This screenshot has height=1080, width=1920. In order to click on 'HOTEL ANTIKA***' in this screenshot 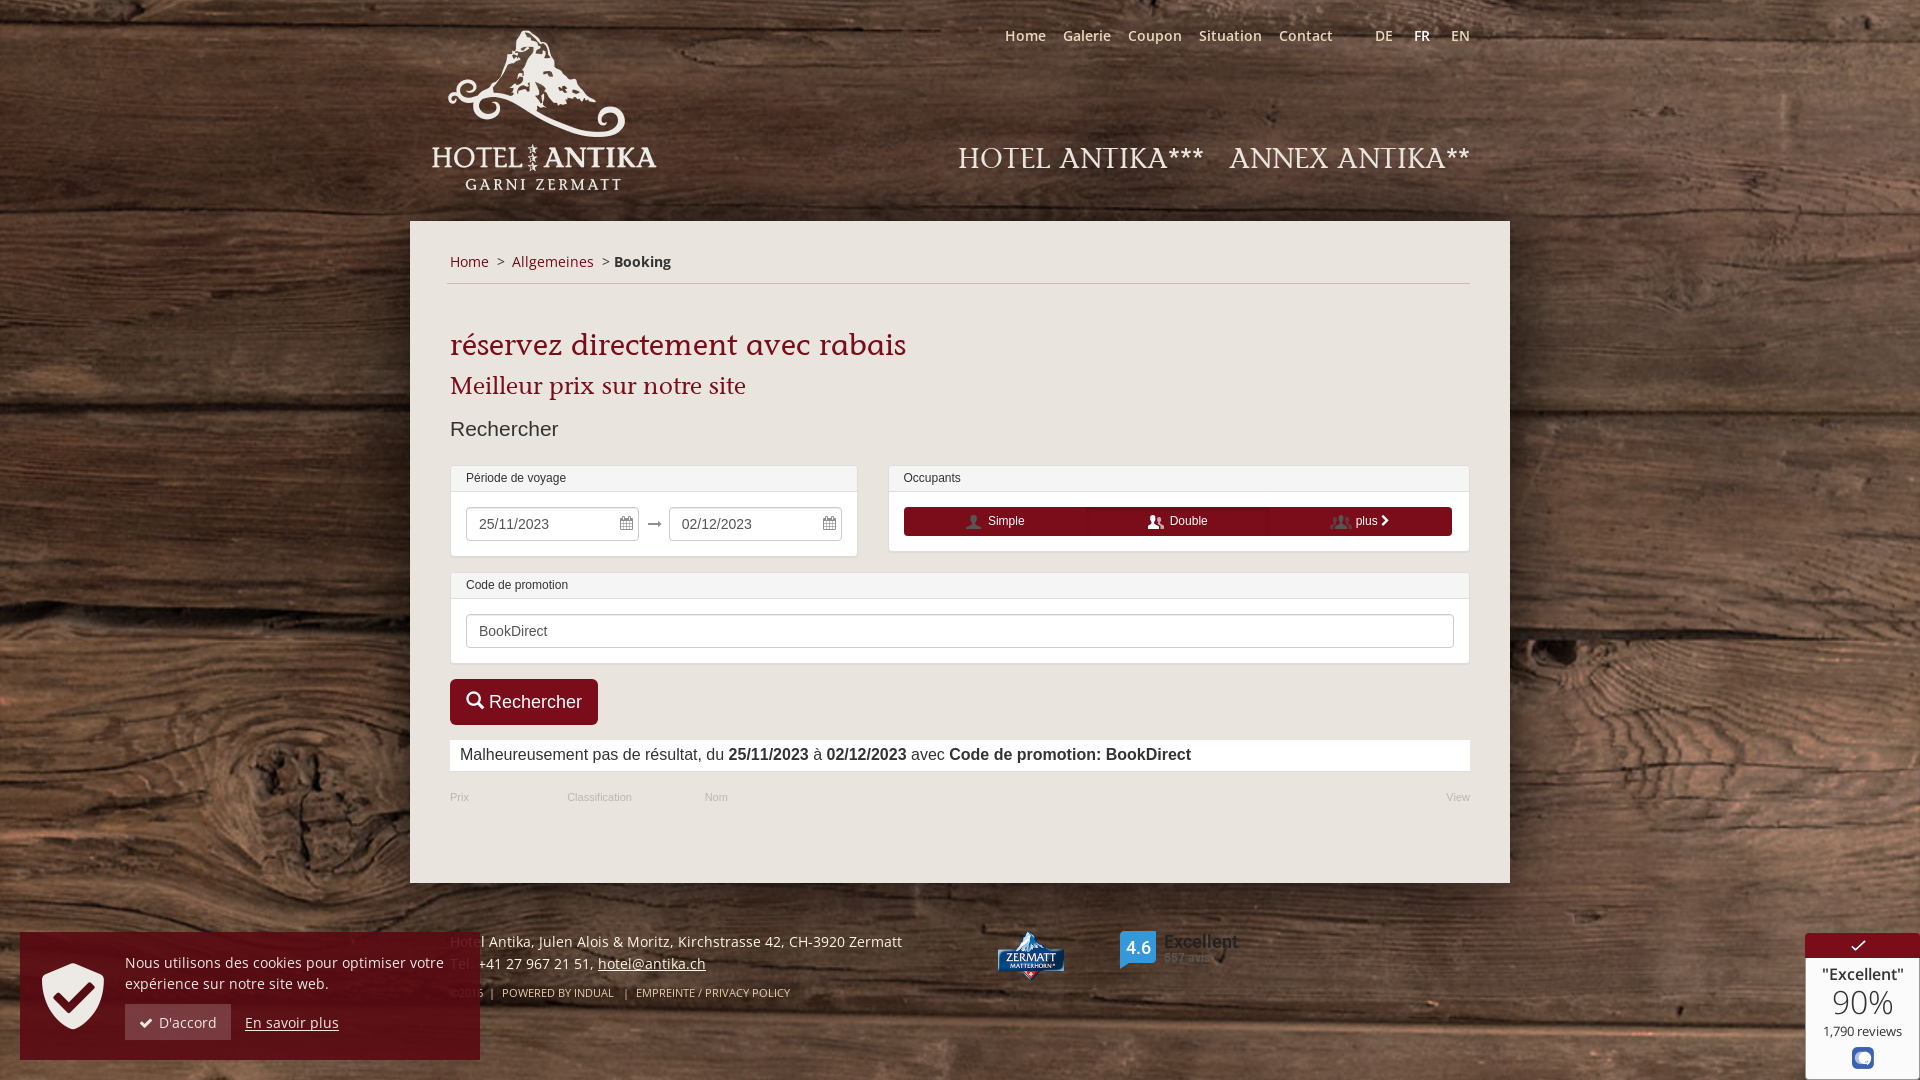, I will do `click(1079, 157)`.